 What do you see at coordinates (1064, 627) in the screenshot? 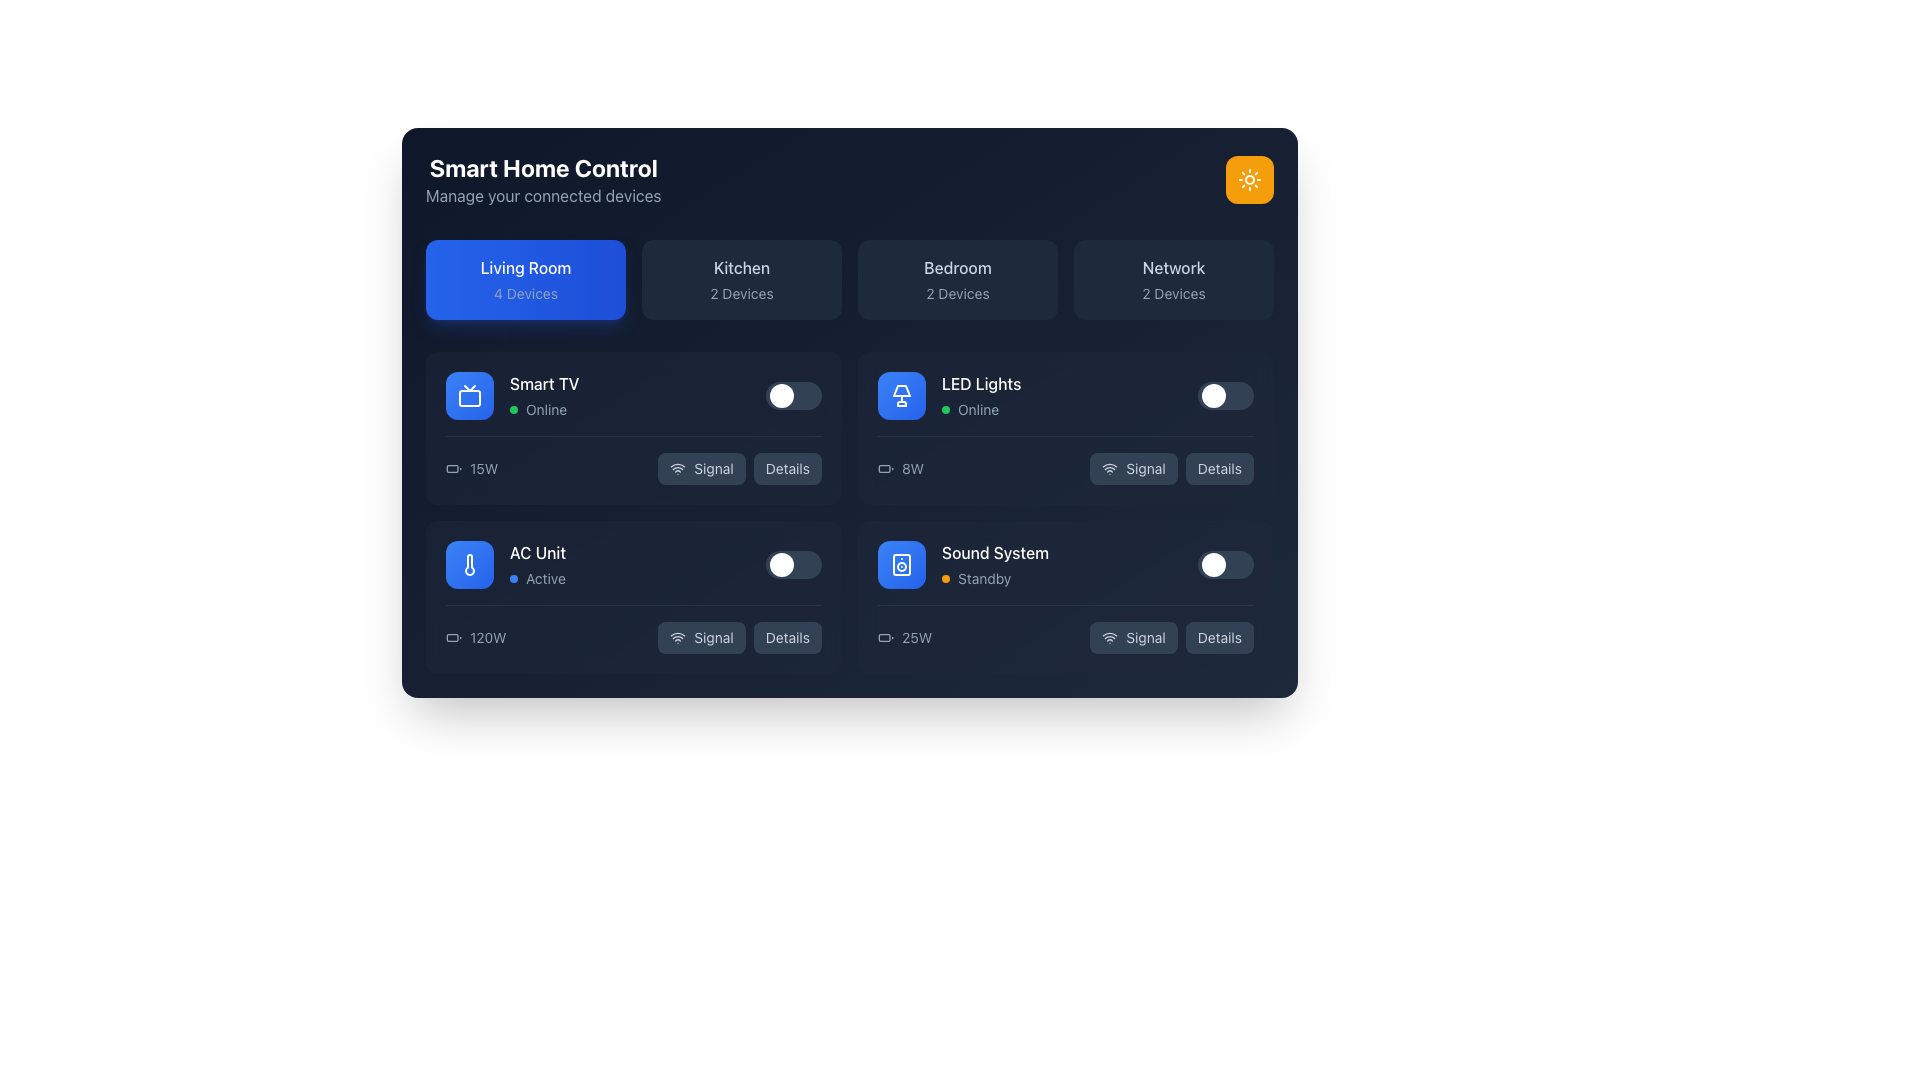
I see `the 'Signal' button located in the bottom-right part of the 'Sound System' card section, directly under the 'Standby' status indicator` at bounding box center [1064, 627].